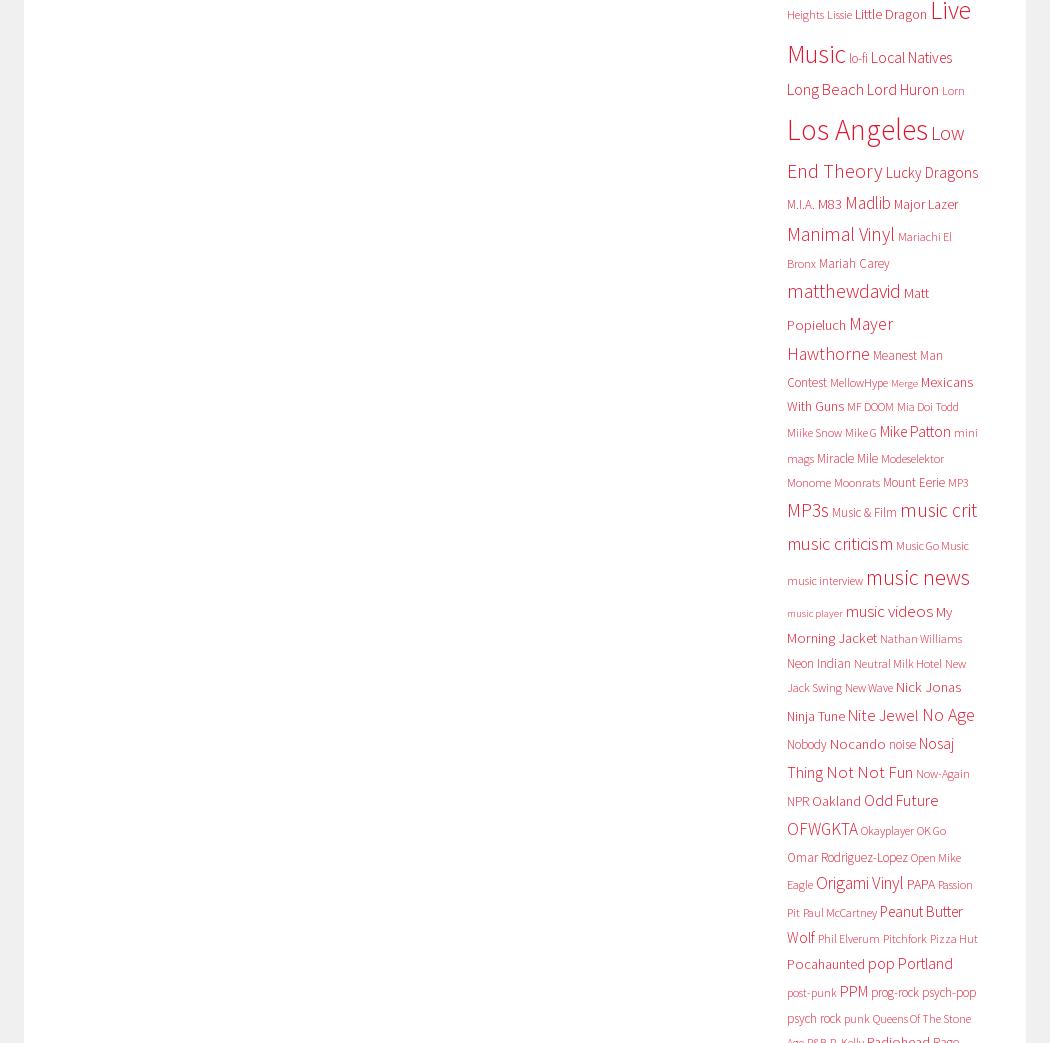 The height and width of the screenshot is (1043, 1050). What do you see at coordinates (888, 12) in the screenshot?
I see `'Little Dragon'` at bounding box center [888, 12].